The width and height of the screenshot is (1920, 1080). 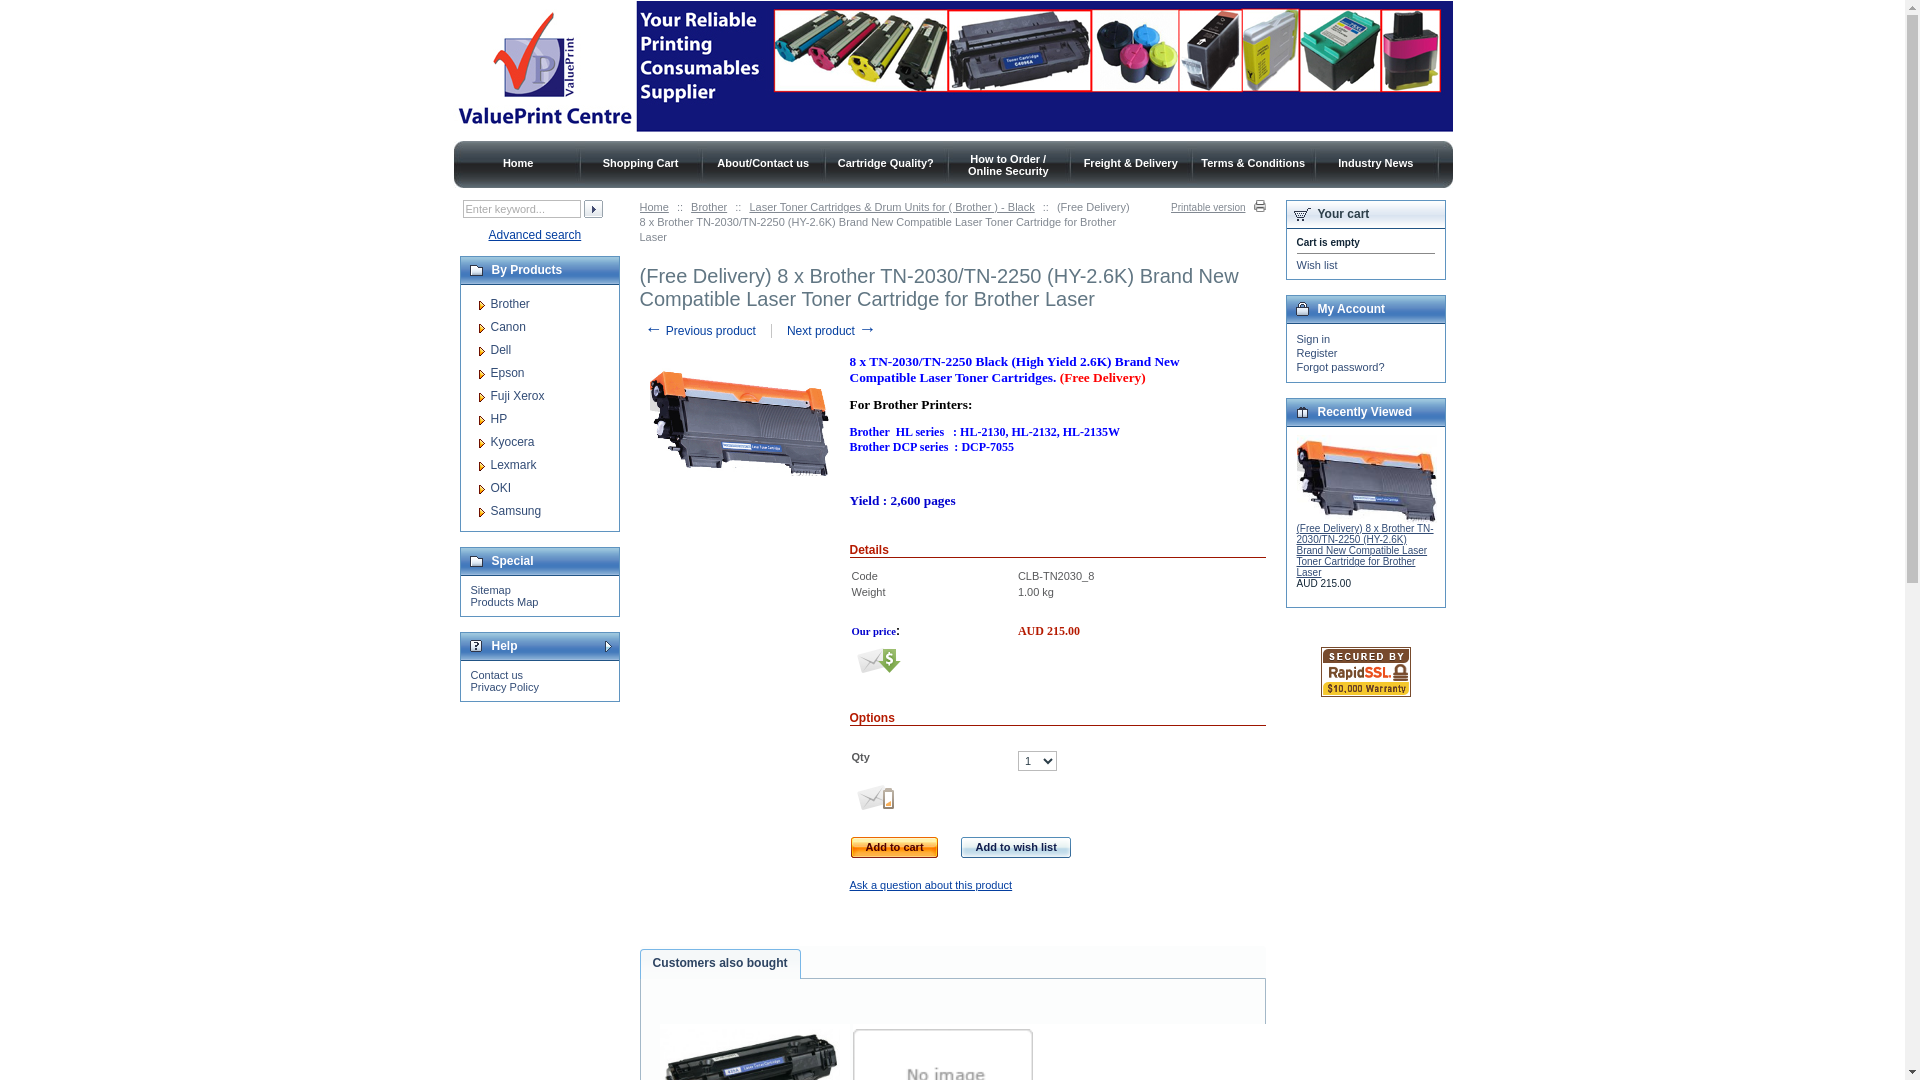 What do you see at coordinates (489, 326) in the screenshot?
I see `'Canon'` at bounding box center [489, 326].